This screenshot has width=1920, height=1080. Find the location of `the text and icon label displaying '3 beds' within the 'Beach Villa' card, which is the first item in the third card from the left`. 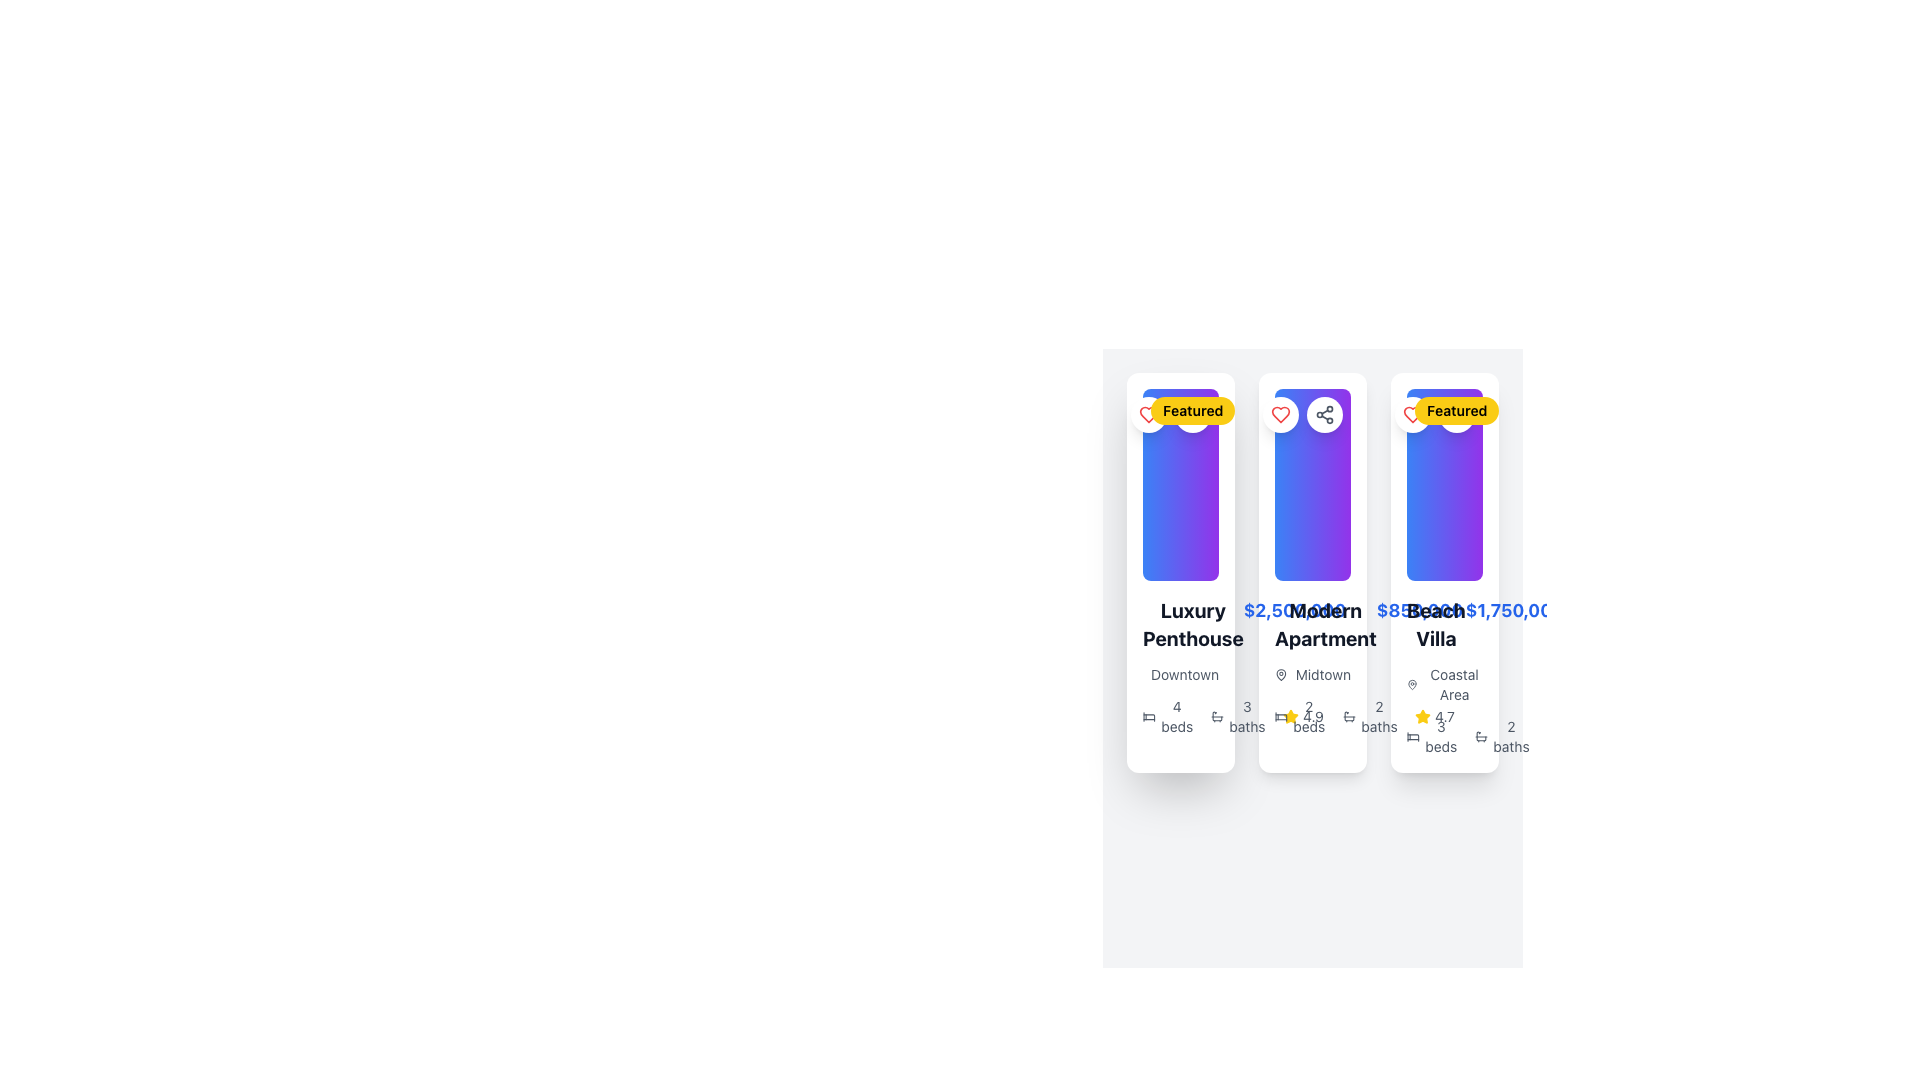

the text and icon label displaying '3 beds' within the 'Beach Villa' card, which is the first item in the third card from the left is located at coordinates (1431, 736).